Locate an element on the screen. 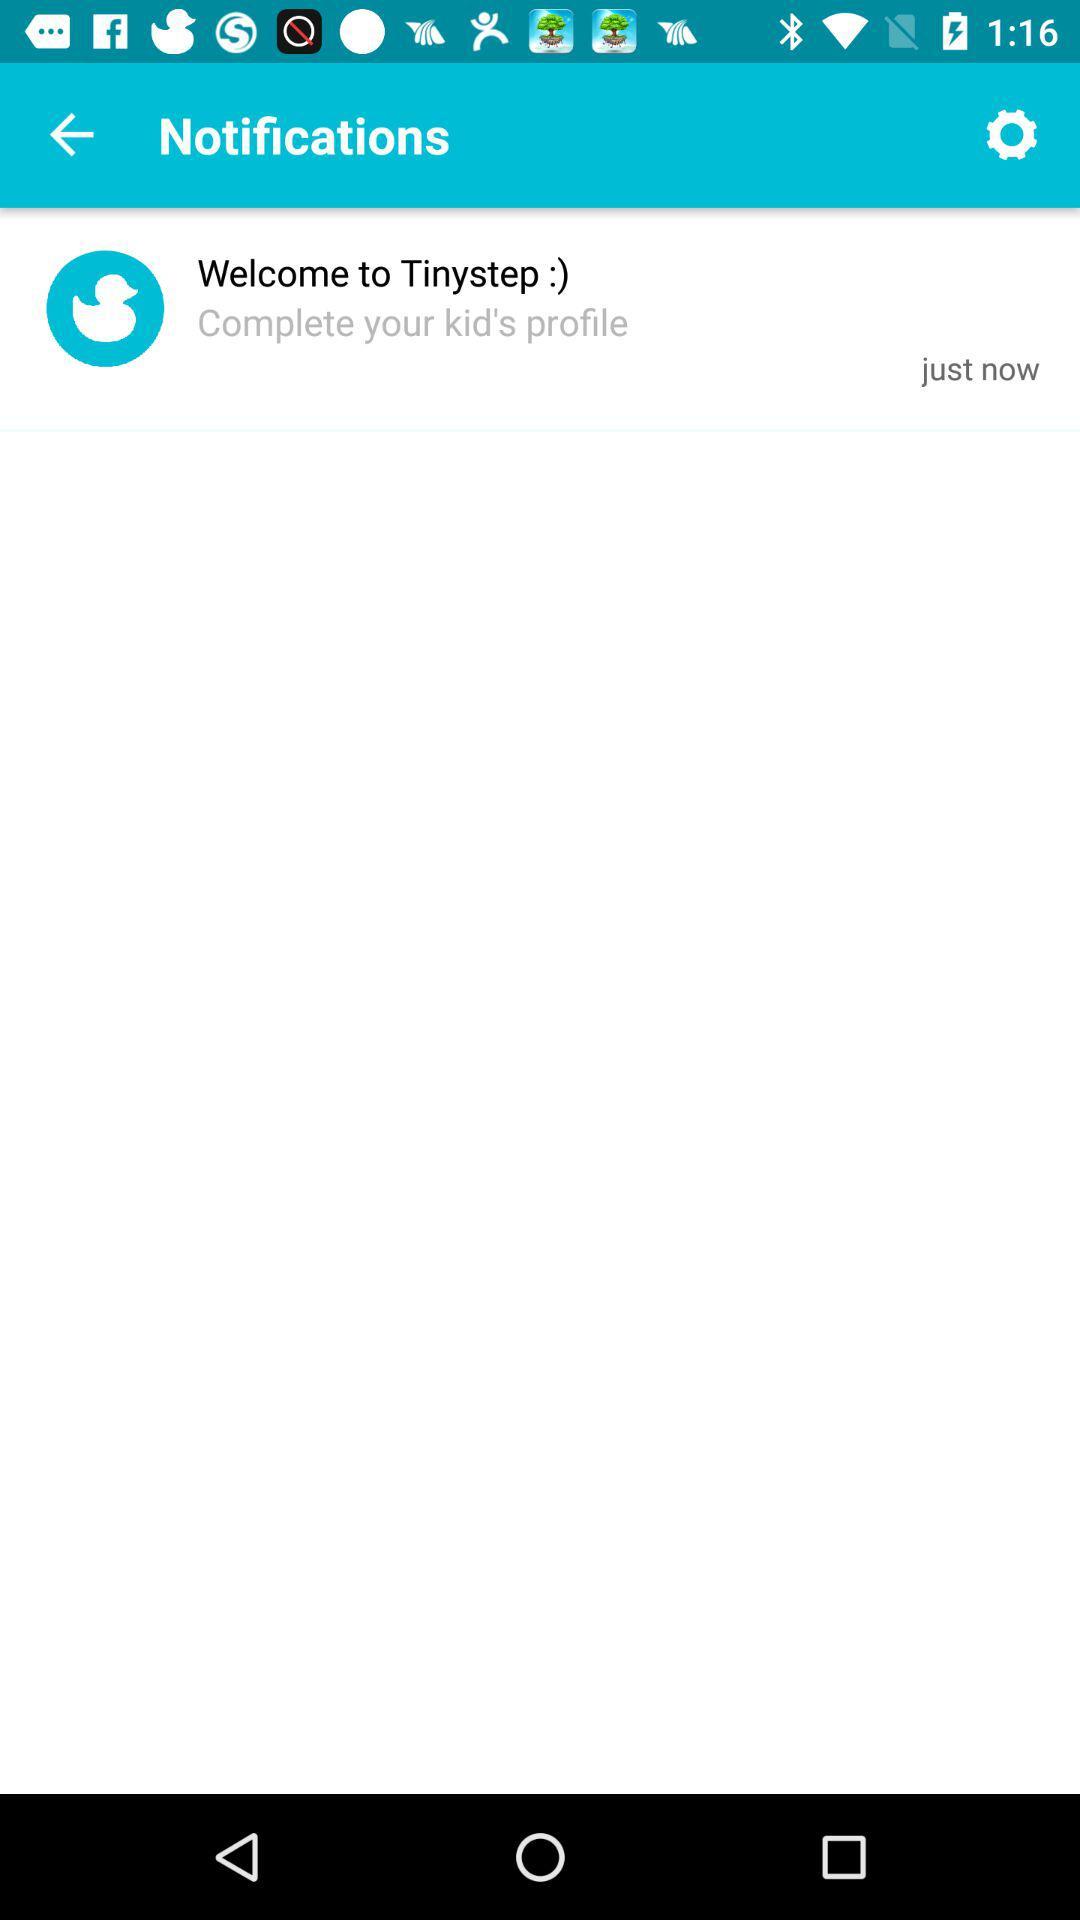 Image resolution: width=1080 pixels, height=1920 pixels. item to the left of the just now icon is located at coordinates (411, 321).